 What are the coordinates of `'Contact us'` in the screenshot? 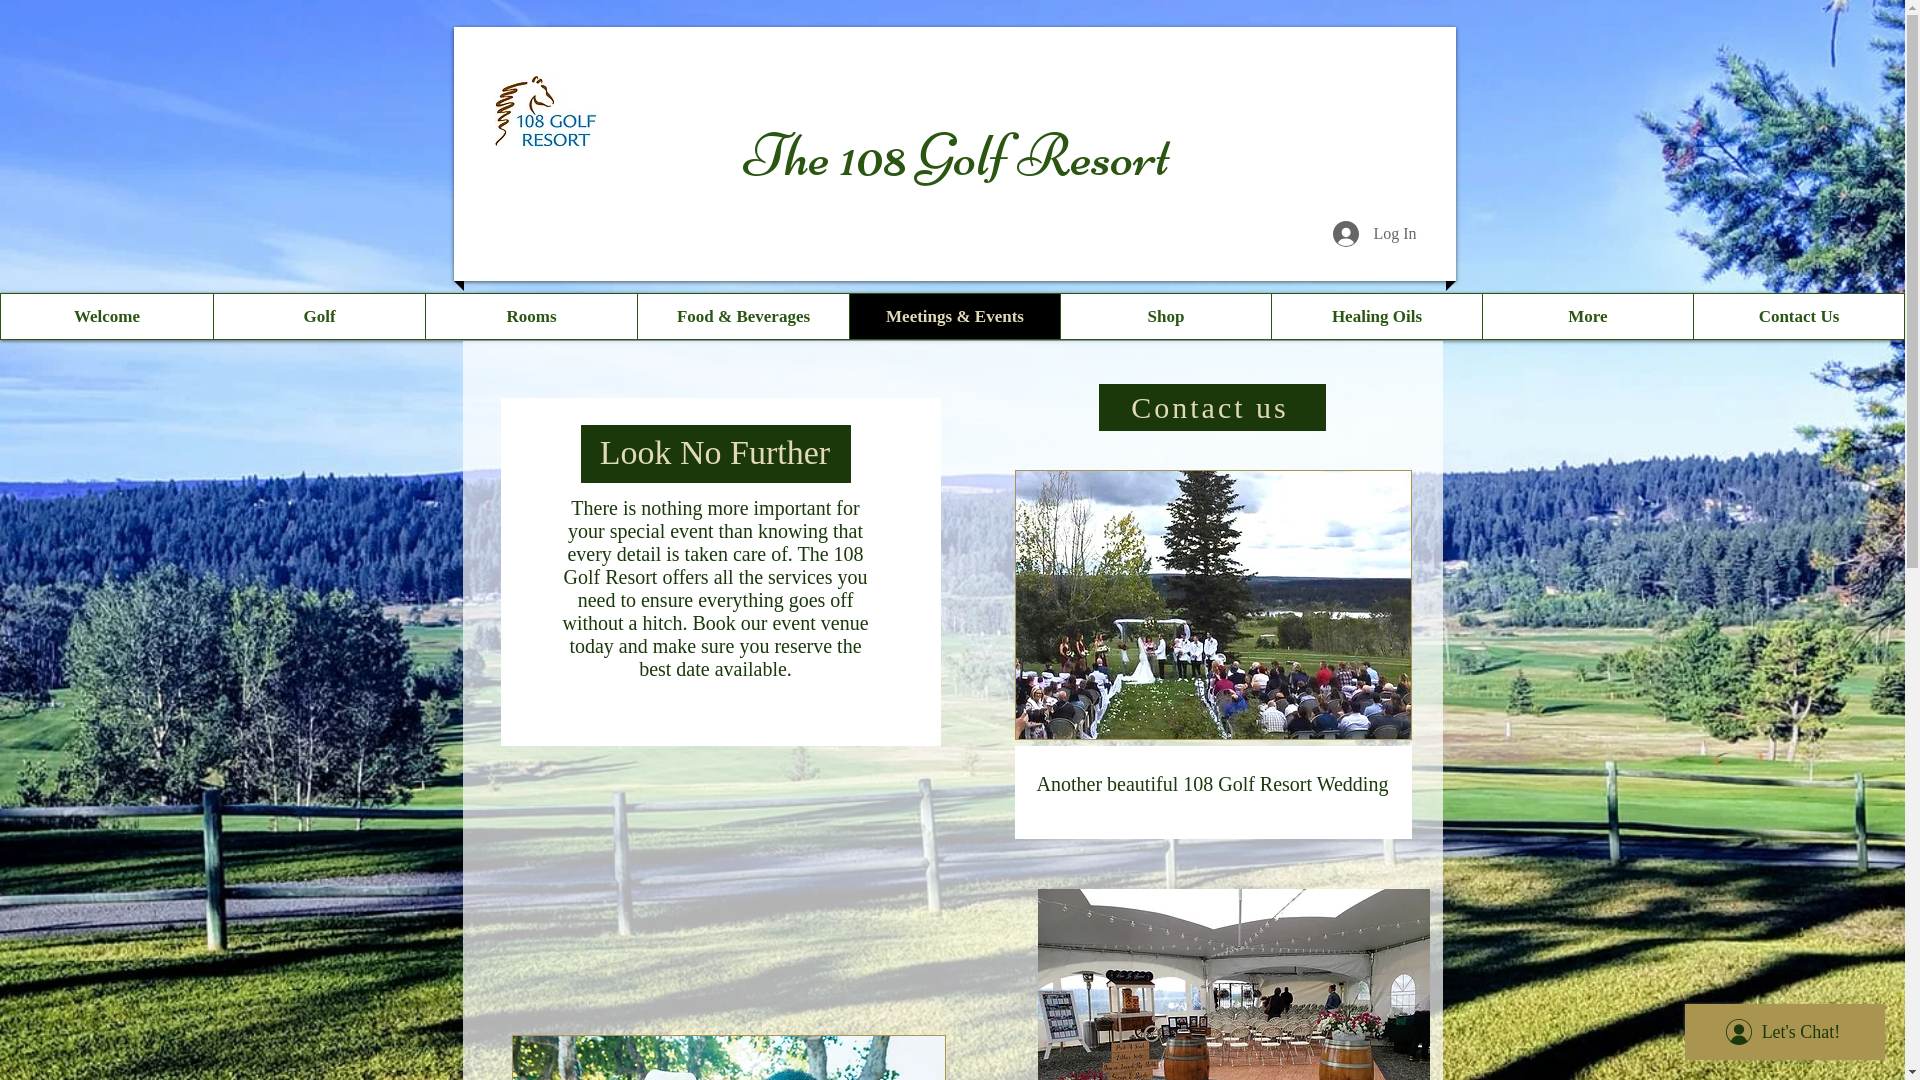 It's located at (1210, 406).